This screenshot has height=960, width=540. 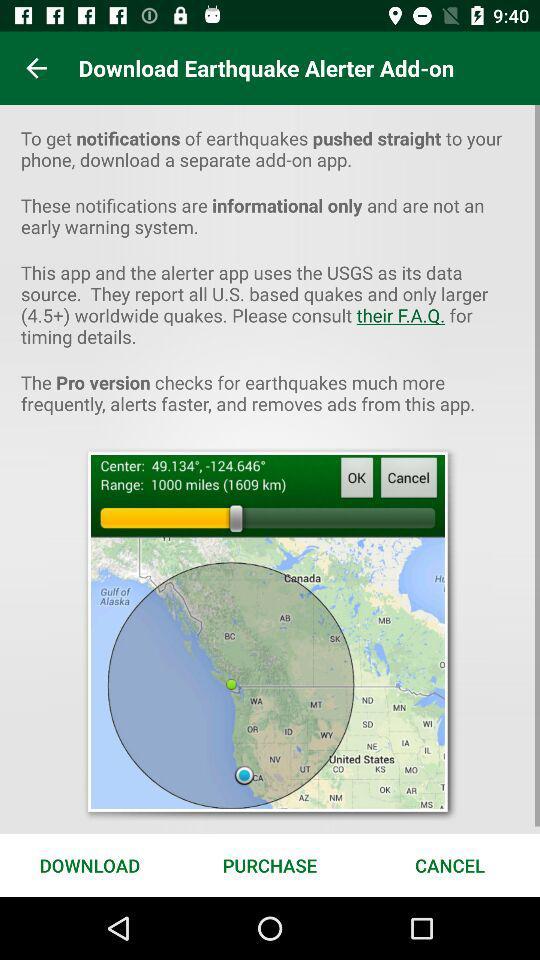 I want to click on the icon to the right of purchase, so click(x=449, y=864).